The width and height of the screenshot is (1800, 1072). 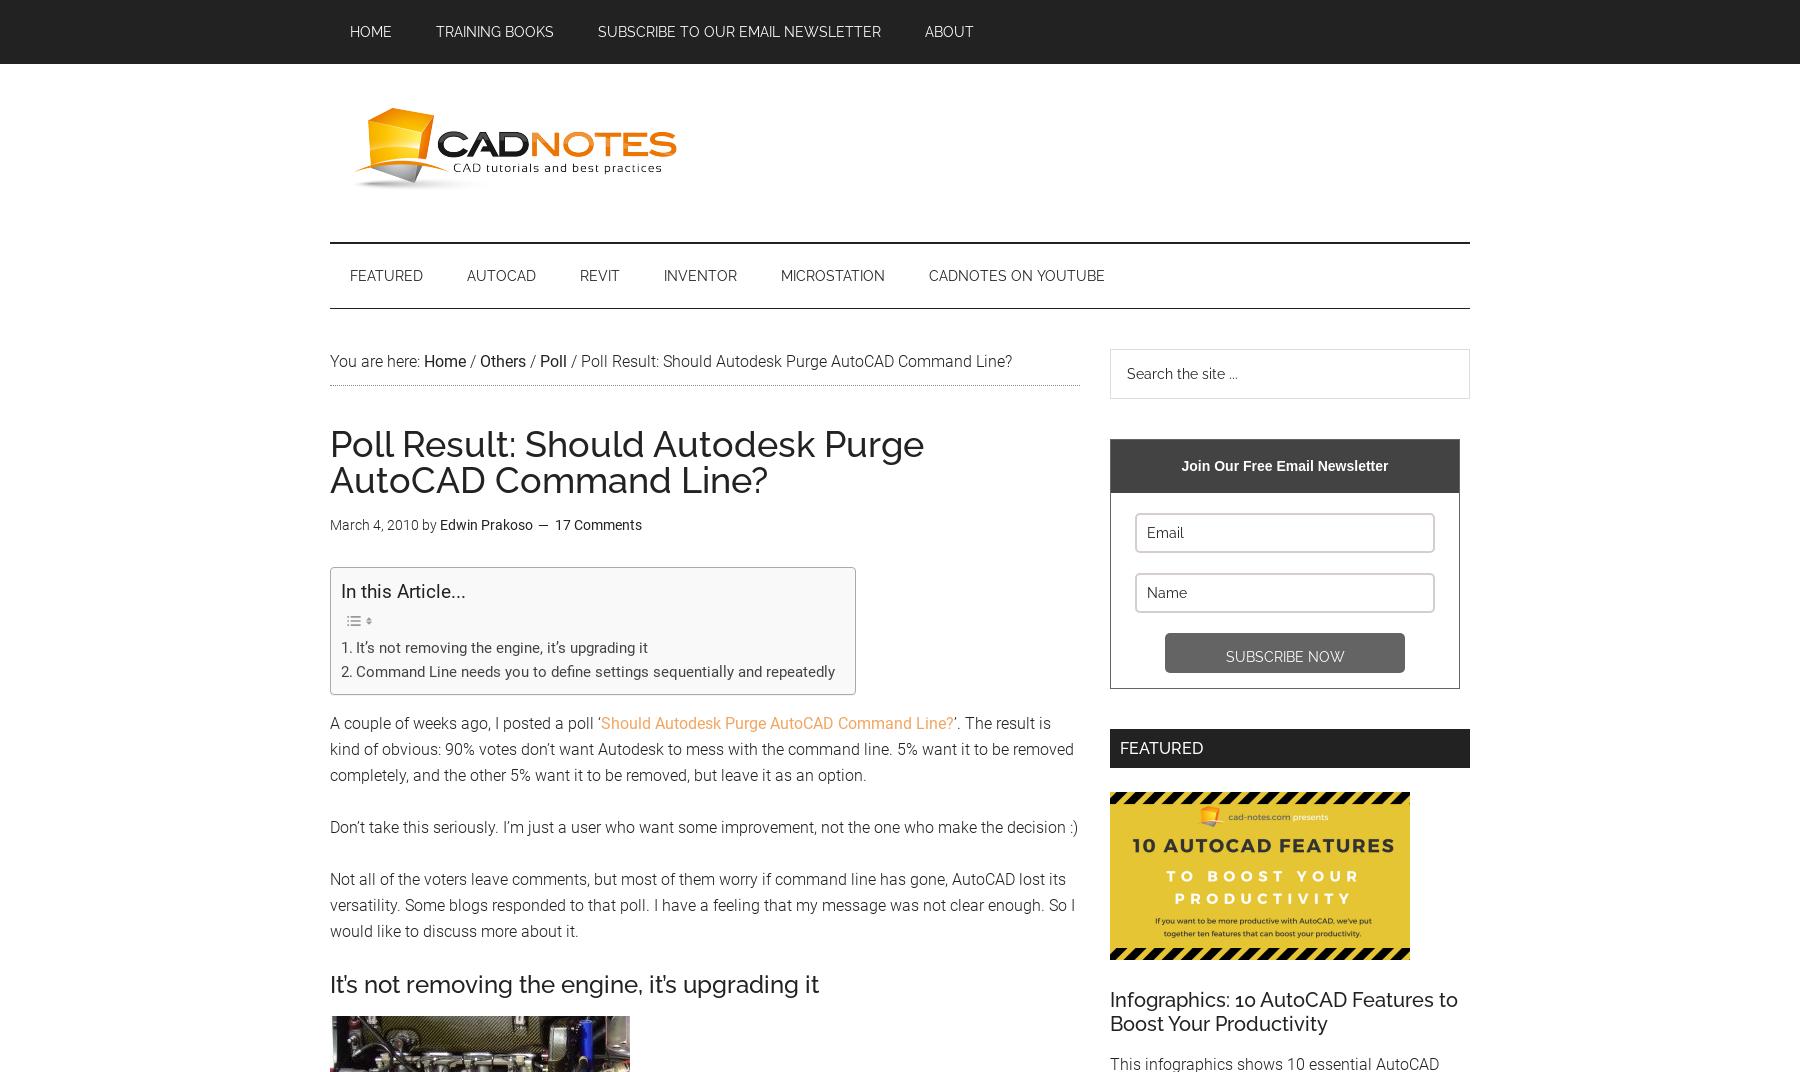 What do you see at coordinates (599, 275) in the screenshot?
I see `'Revit'` at bounding box center [599, 275].